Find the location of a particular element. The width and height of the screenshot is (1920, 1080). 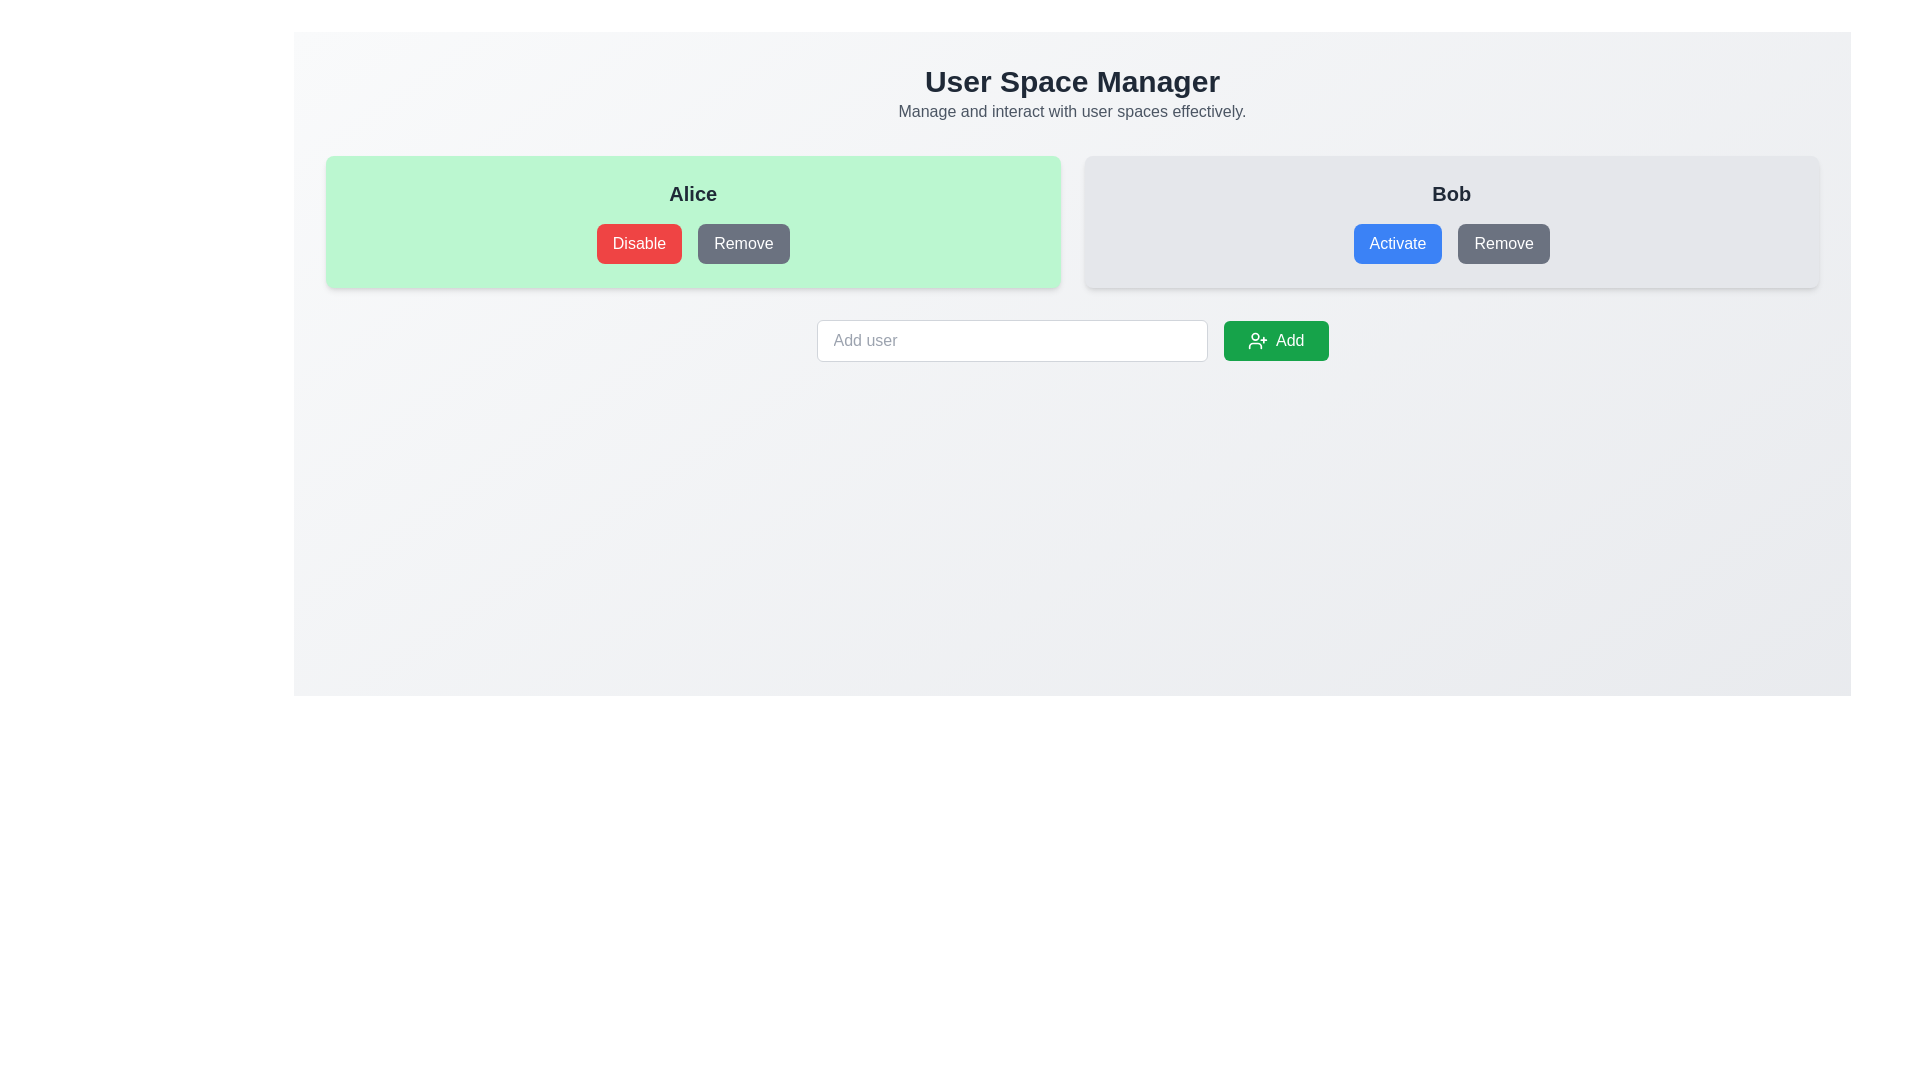

the 'Remove' button on the card for user 'Alice', which is located in the first column of the layout and has a gray background is located at coordinates (693, 222).